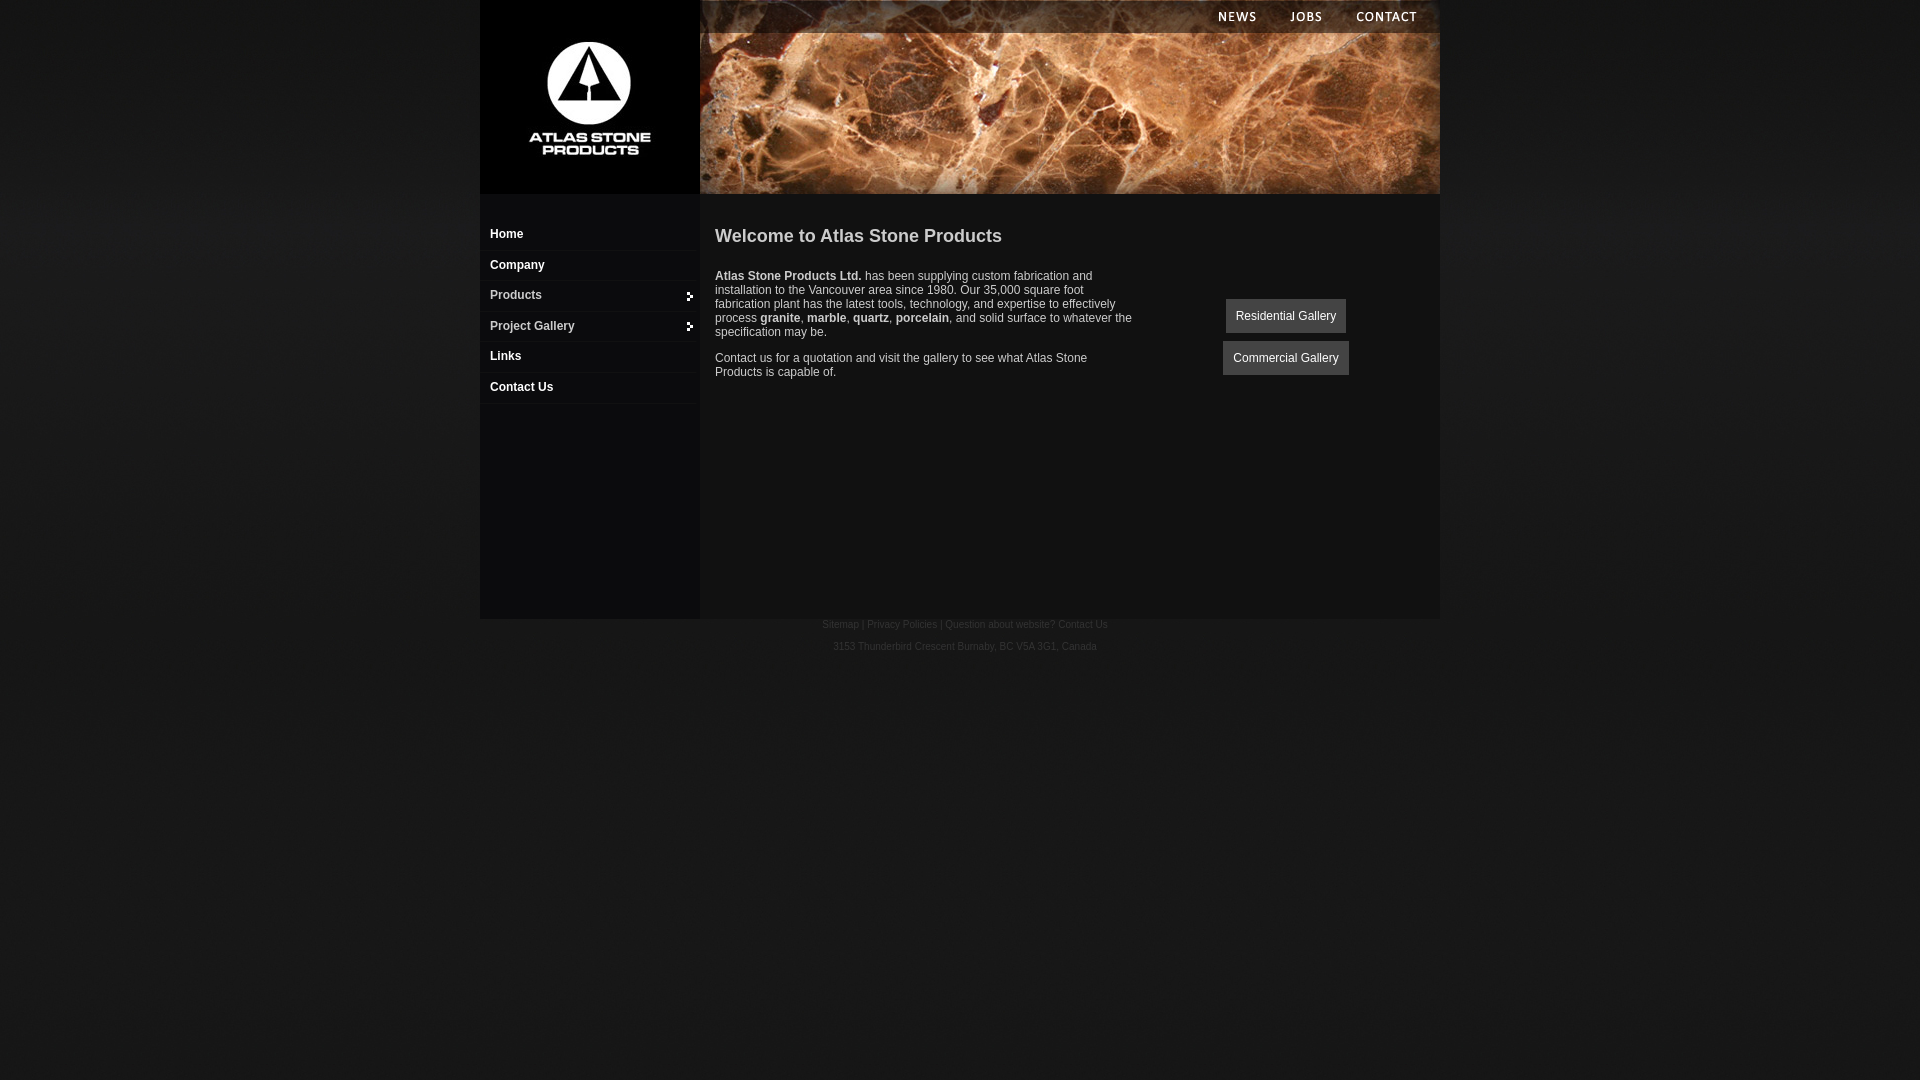 This screenshot has height=1080, width=1920. Describe the element at coordinates (521, 386) in the screenshot. I see `'Contact Us'` at that location.